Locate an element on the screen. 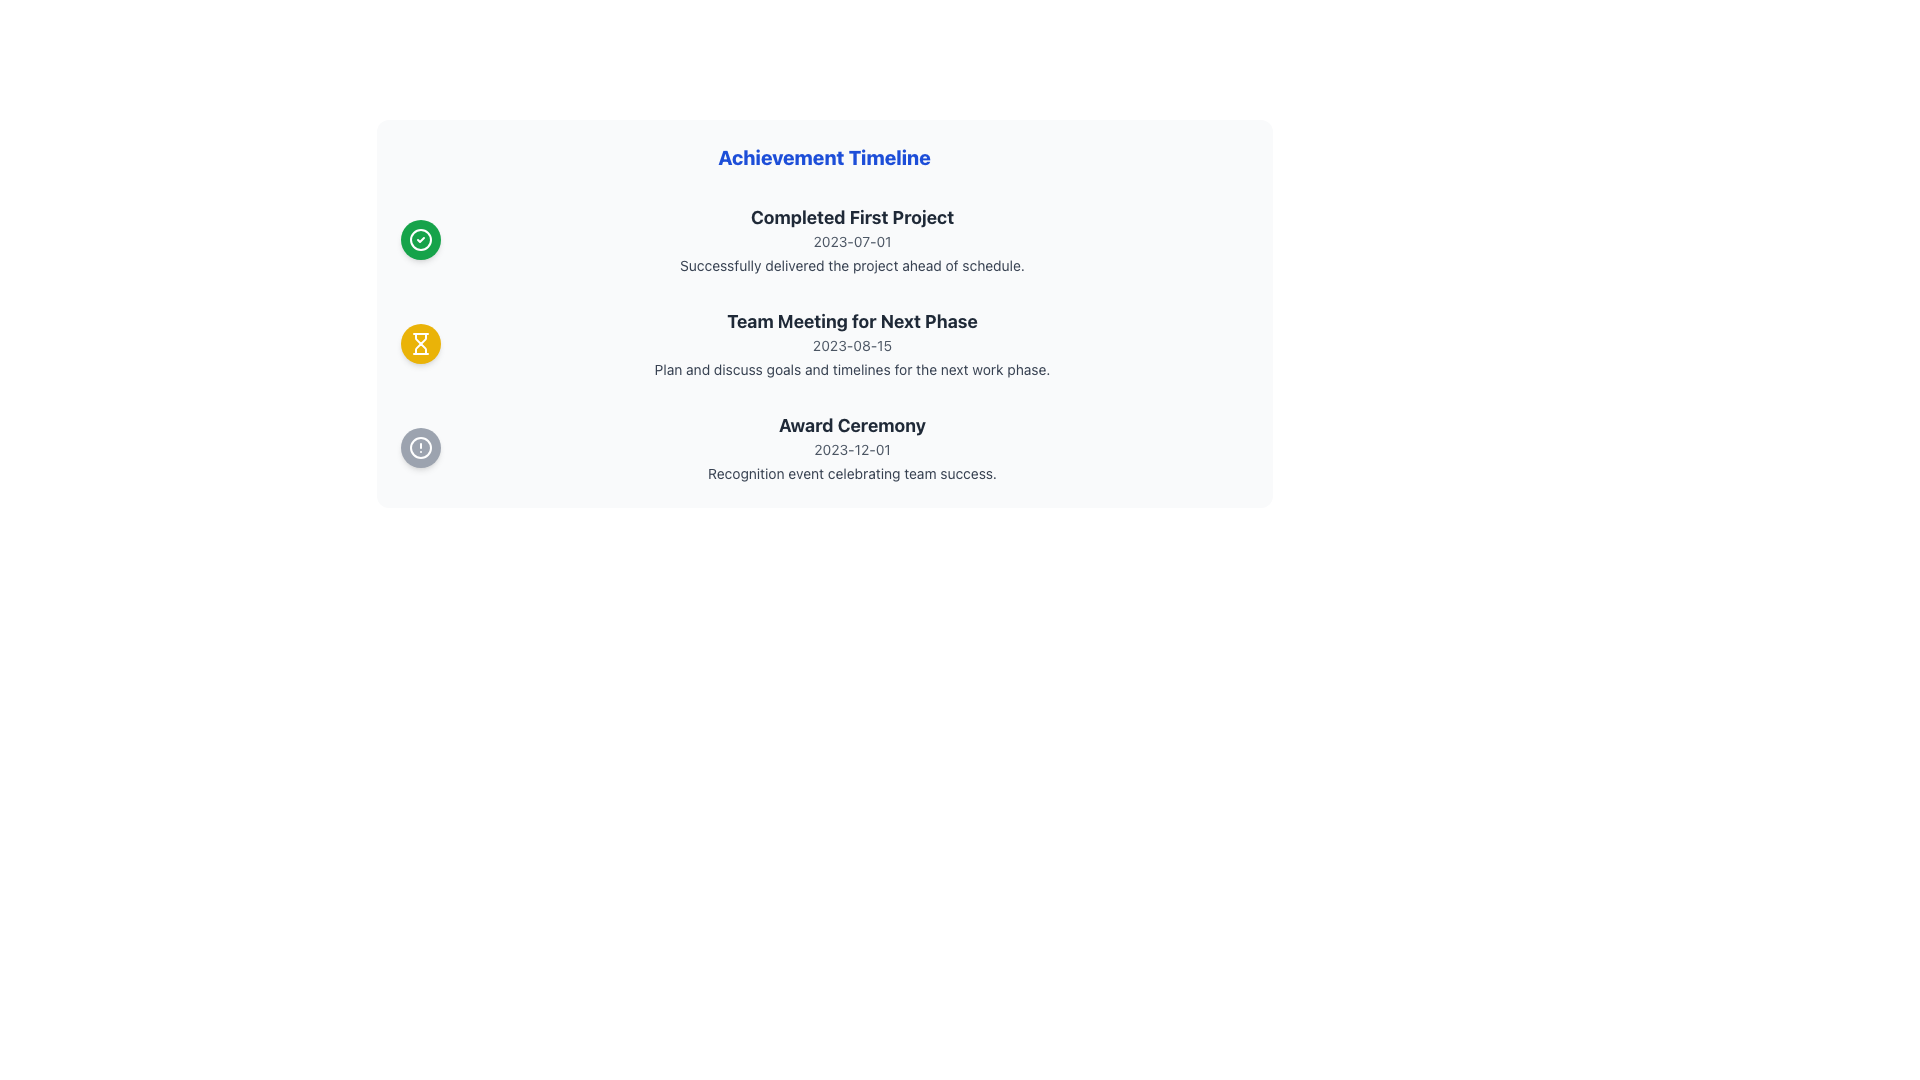  the Header Text displaying 'Completed First Project', which is styled with a large bold font in dark gray, located beneath 'Achievement Timeline' in the vertical timeline layout is located at coordinates (852, 218).